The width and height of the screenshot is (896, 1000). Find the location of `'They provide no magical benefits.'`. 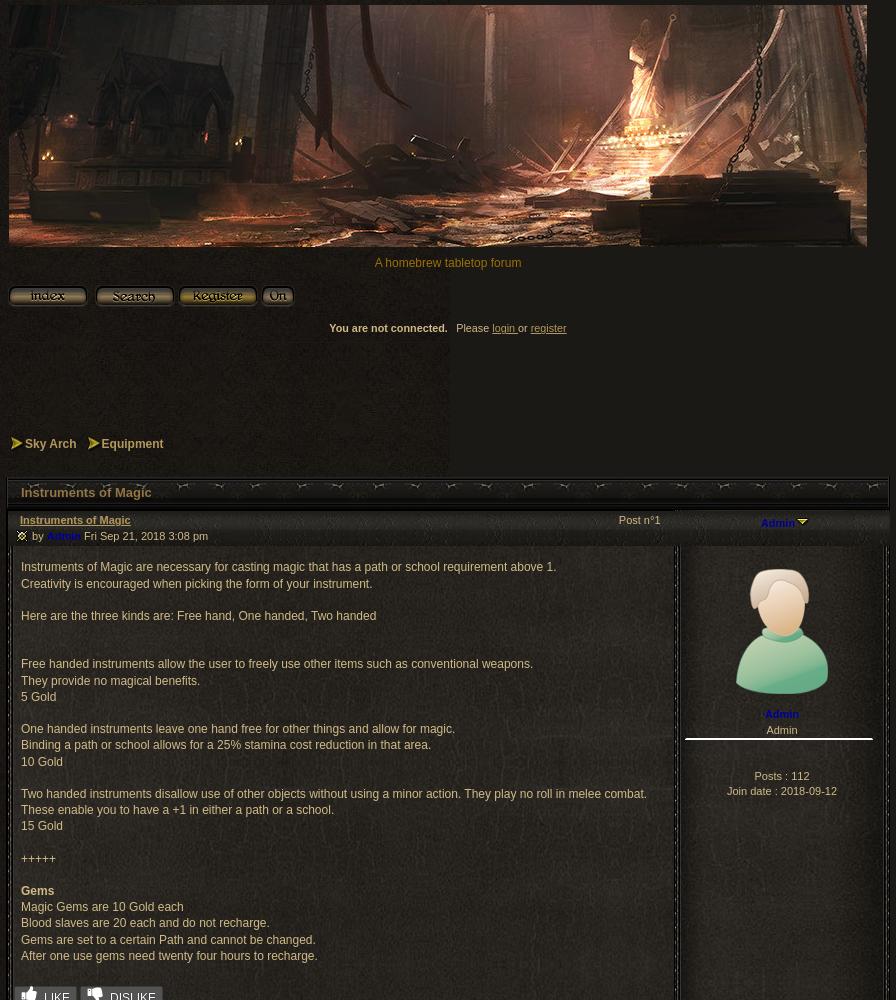

'They provide no magical benefits.' is located at coordinates (110, 680).